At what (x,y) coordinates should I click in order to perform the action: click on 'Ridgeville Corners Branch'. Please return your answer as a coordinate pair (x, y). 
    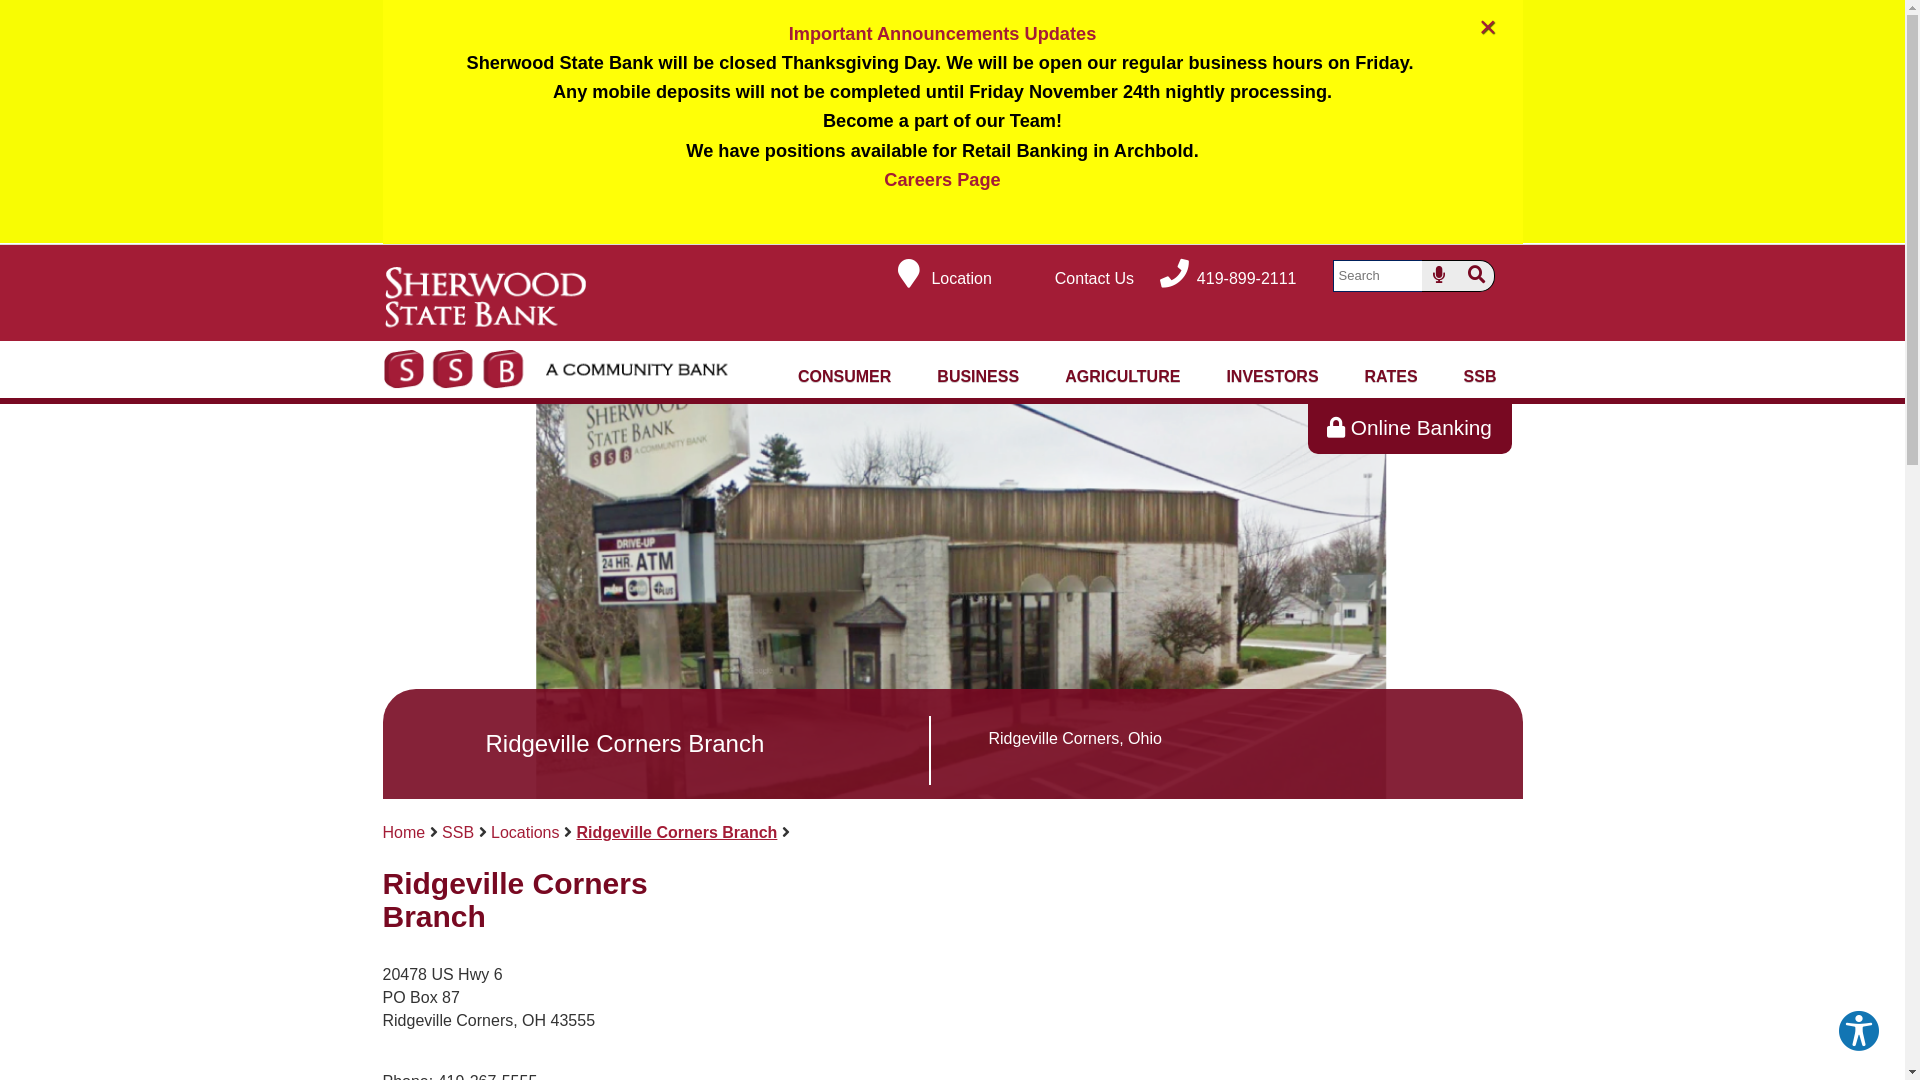
    Looking at the image, I should click on (676, 832).